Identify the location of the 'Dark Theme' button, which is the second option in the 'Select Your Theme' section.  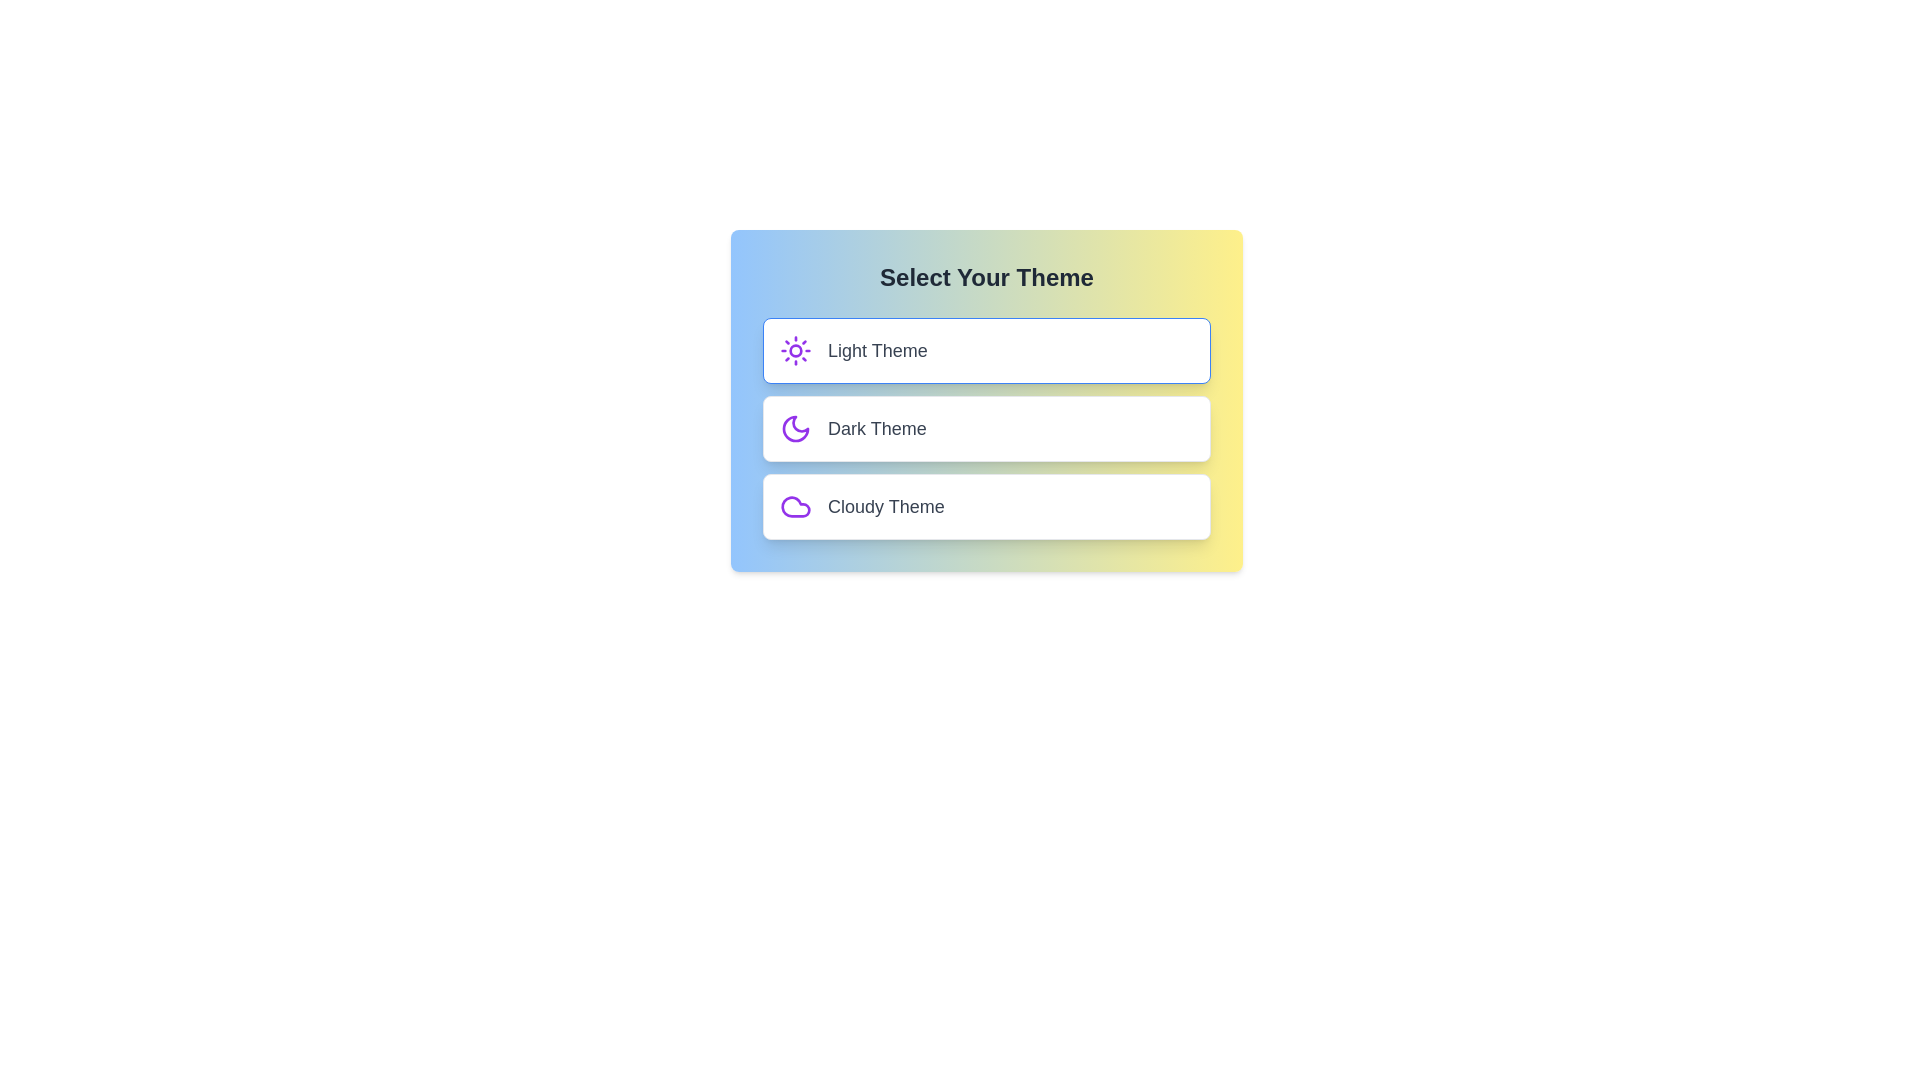
(987, 427).